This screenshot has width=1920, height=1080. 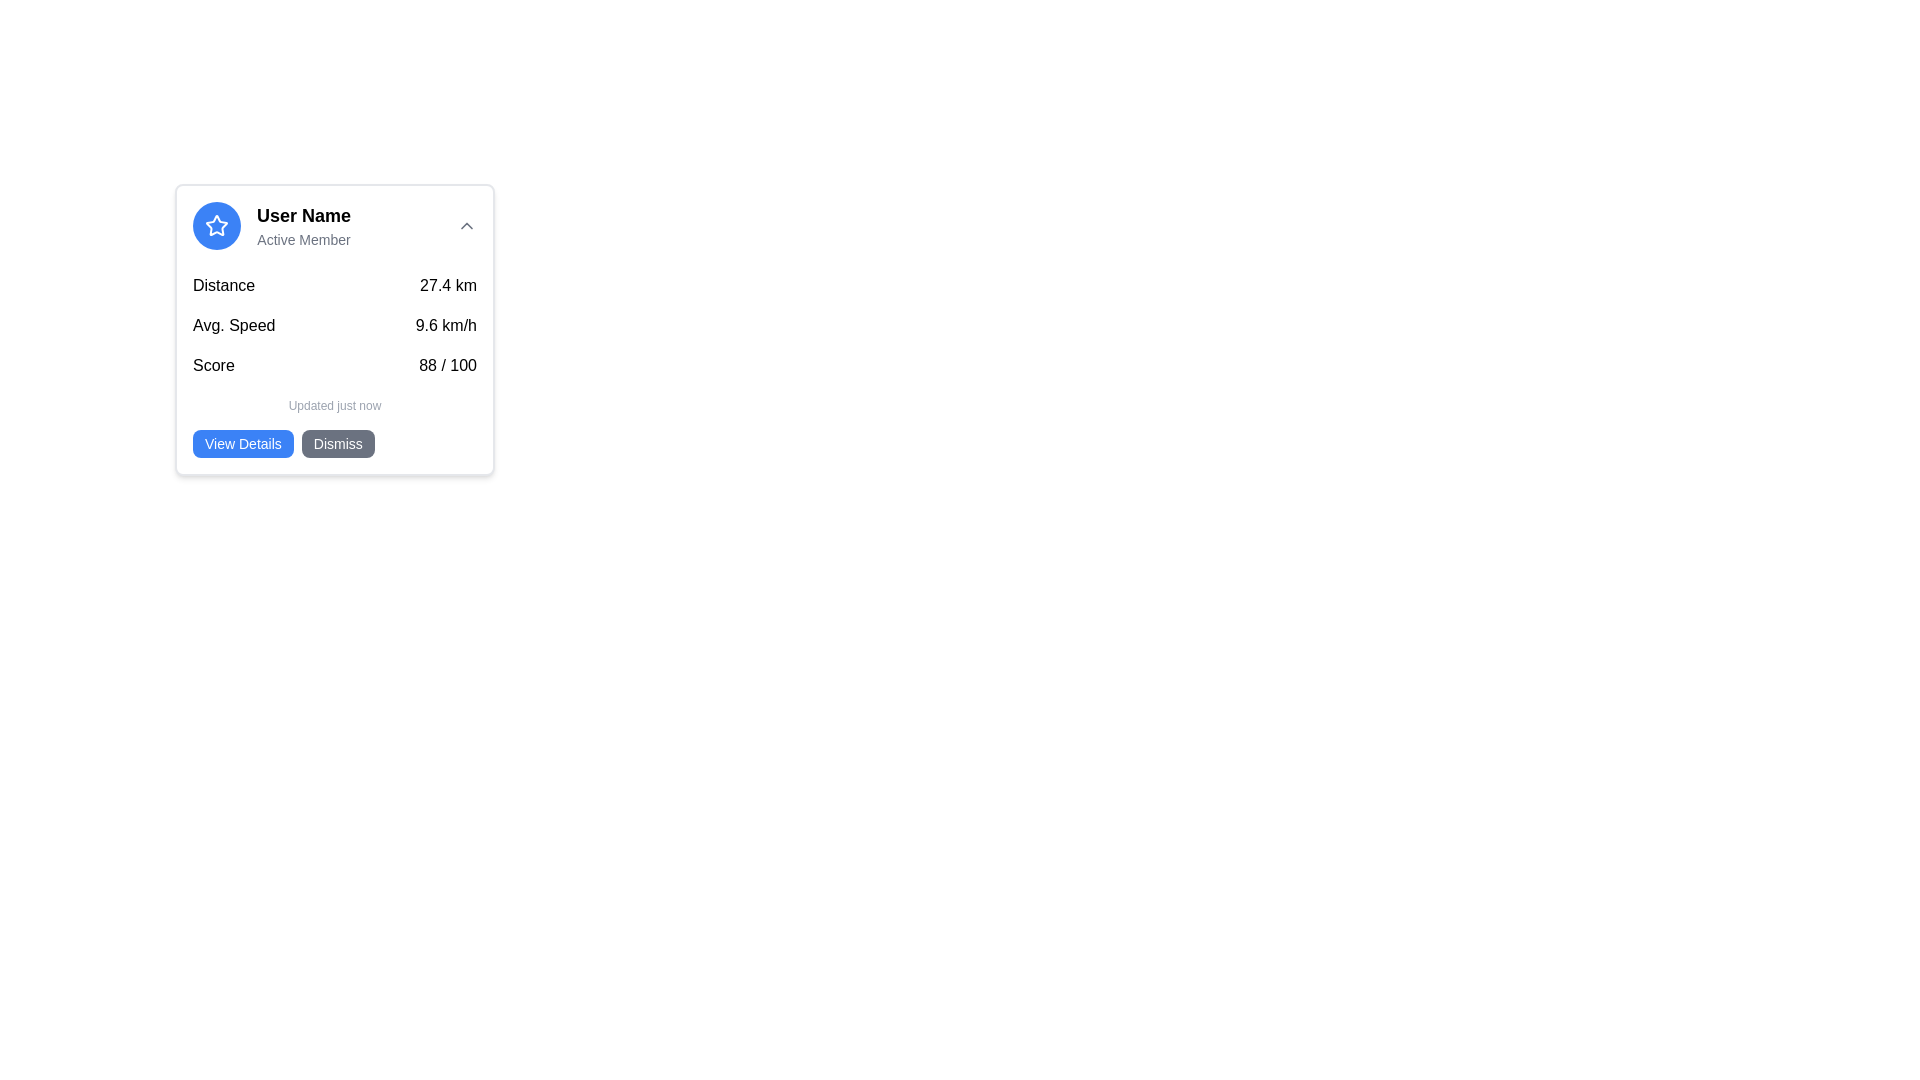 What do you see at coordinates (447, 285) in the screenshot?
I see `the static text element displaying '27.4 km' located in the card-like information panel under the label 'Distance'` at bounding box center [447, 285].